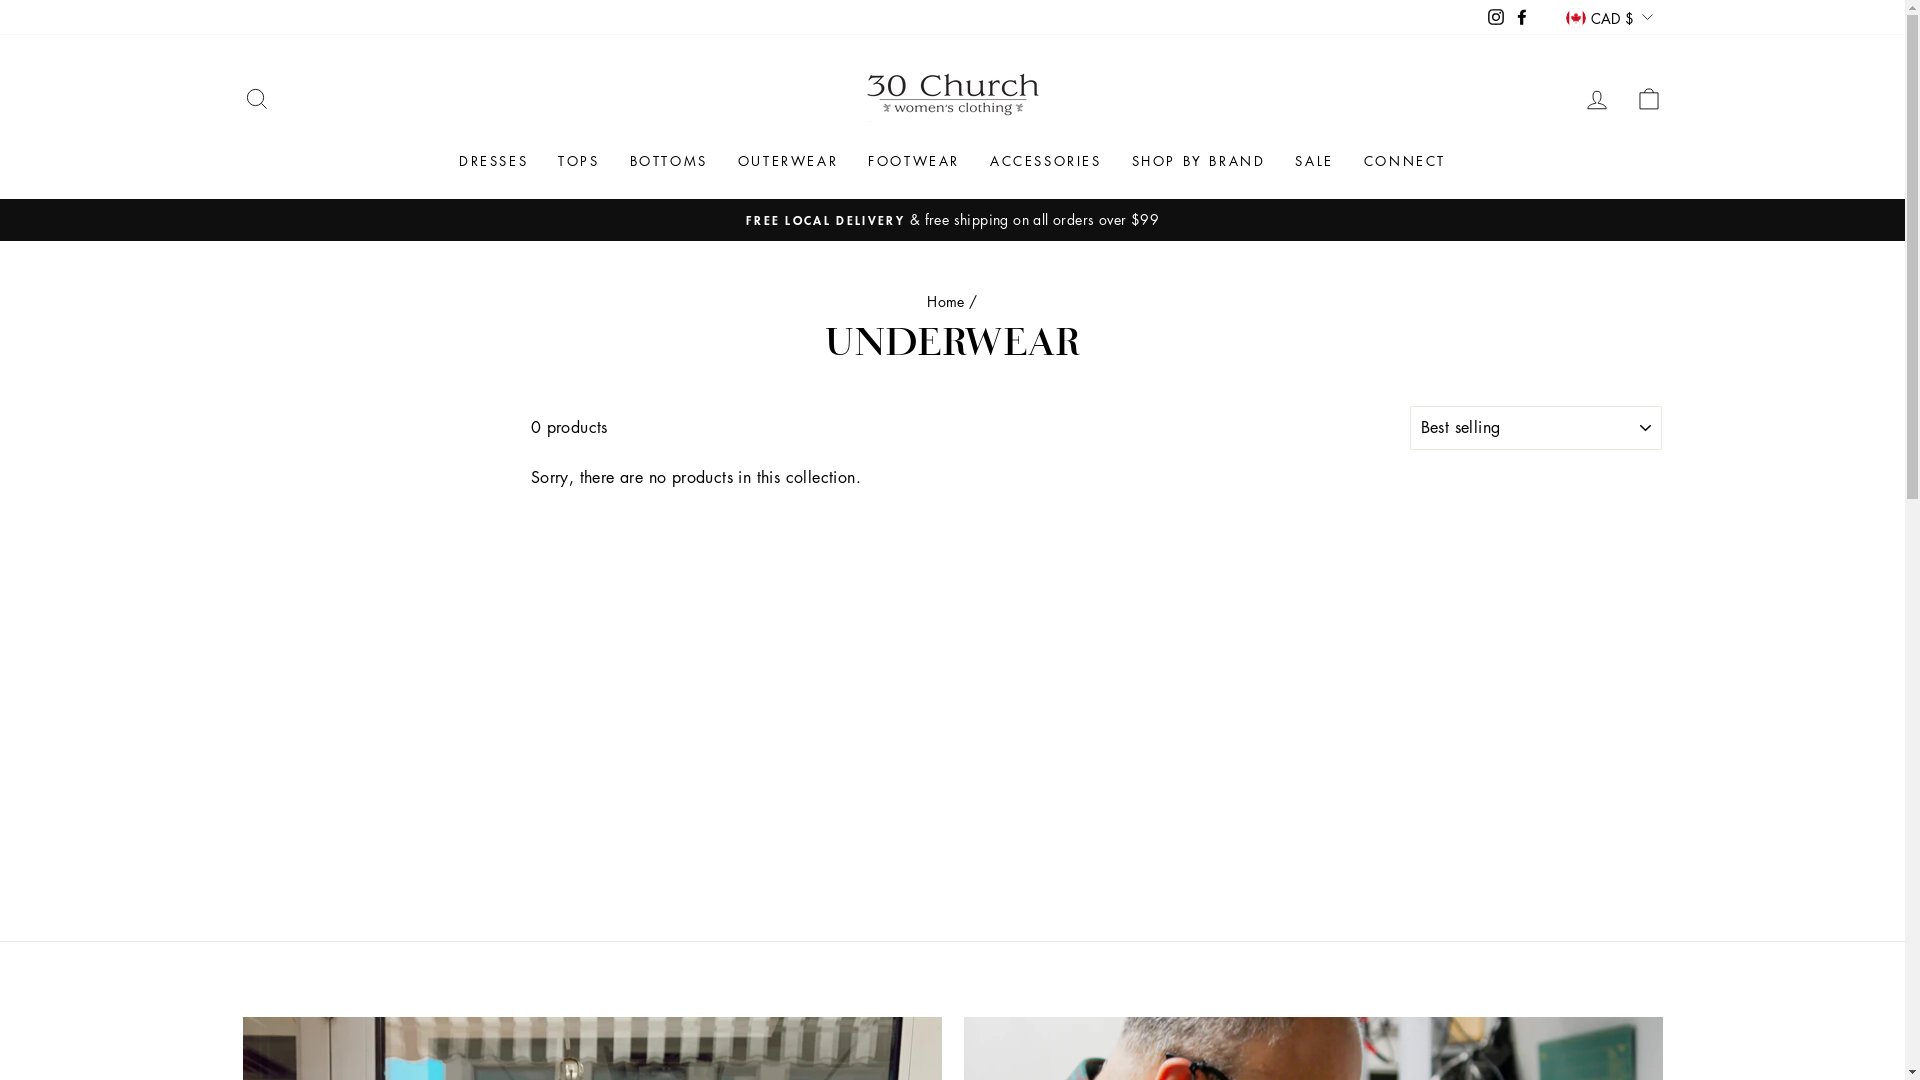  What do you see at coordinates (668, 161) in the screenshot?
I see `'BOTTOMS'` at bounding box center [668, 161].